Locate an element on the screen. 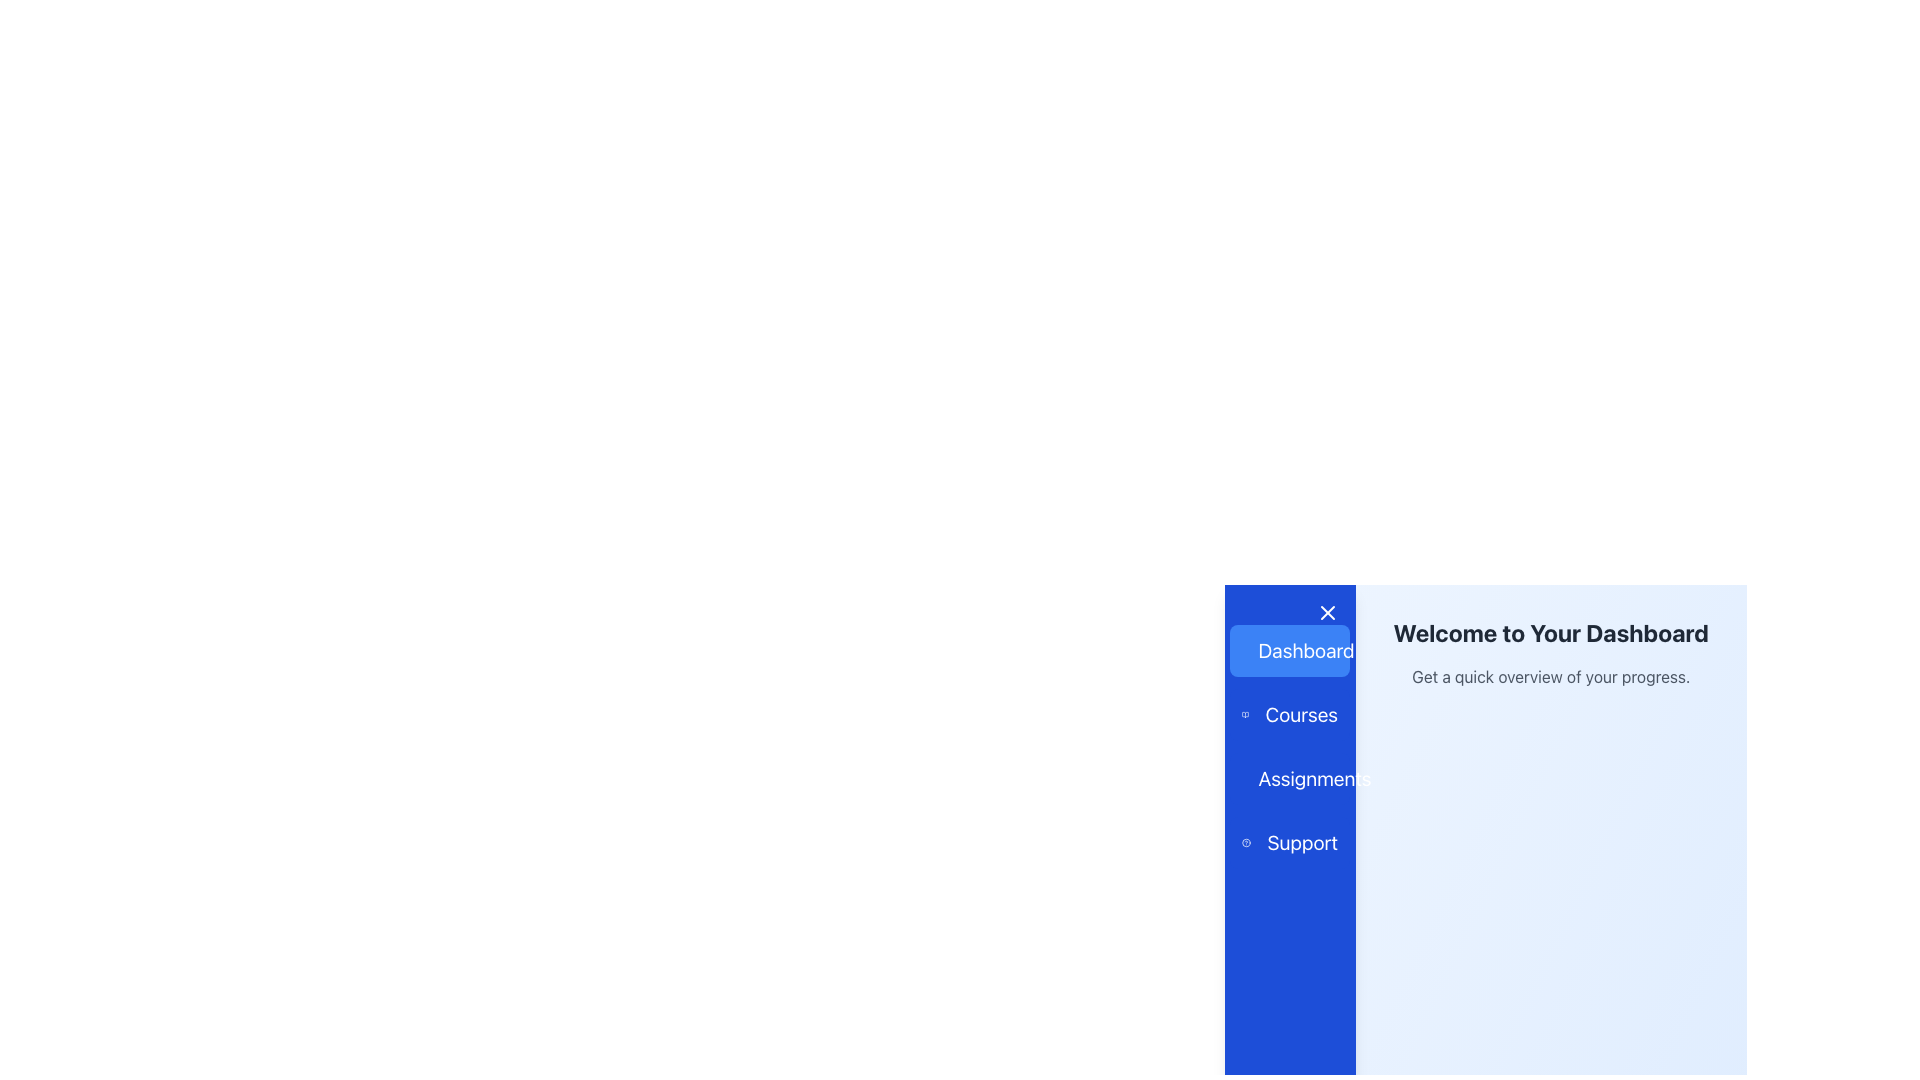 This screenshot has width=1920, height=1080. the 'Dashboard' button, which is a rectangular button with rounded corners, a blue background, and a house-shaped icon to the left of the text label is located at coordinates (1290, 651).